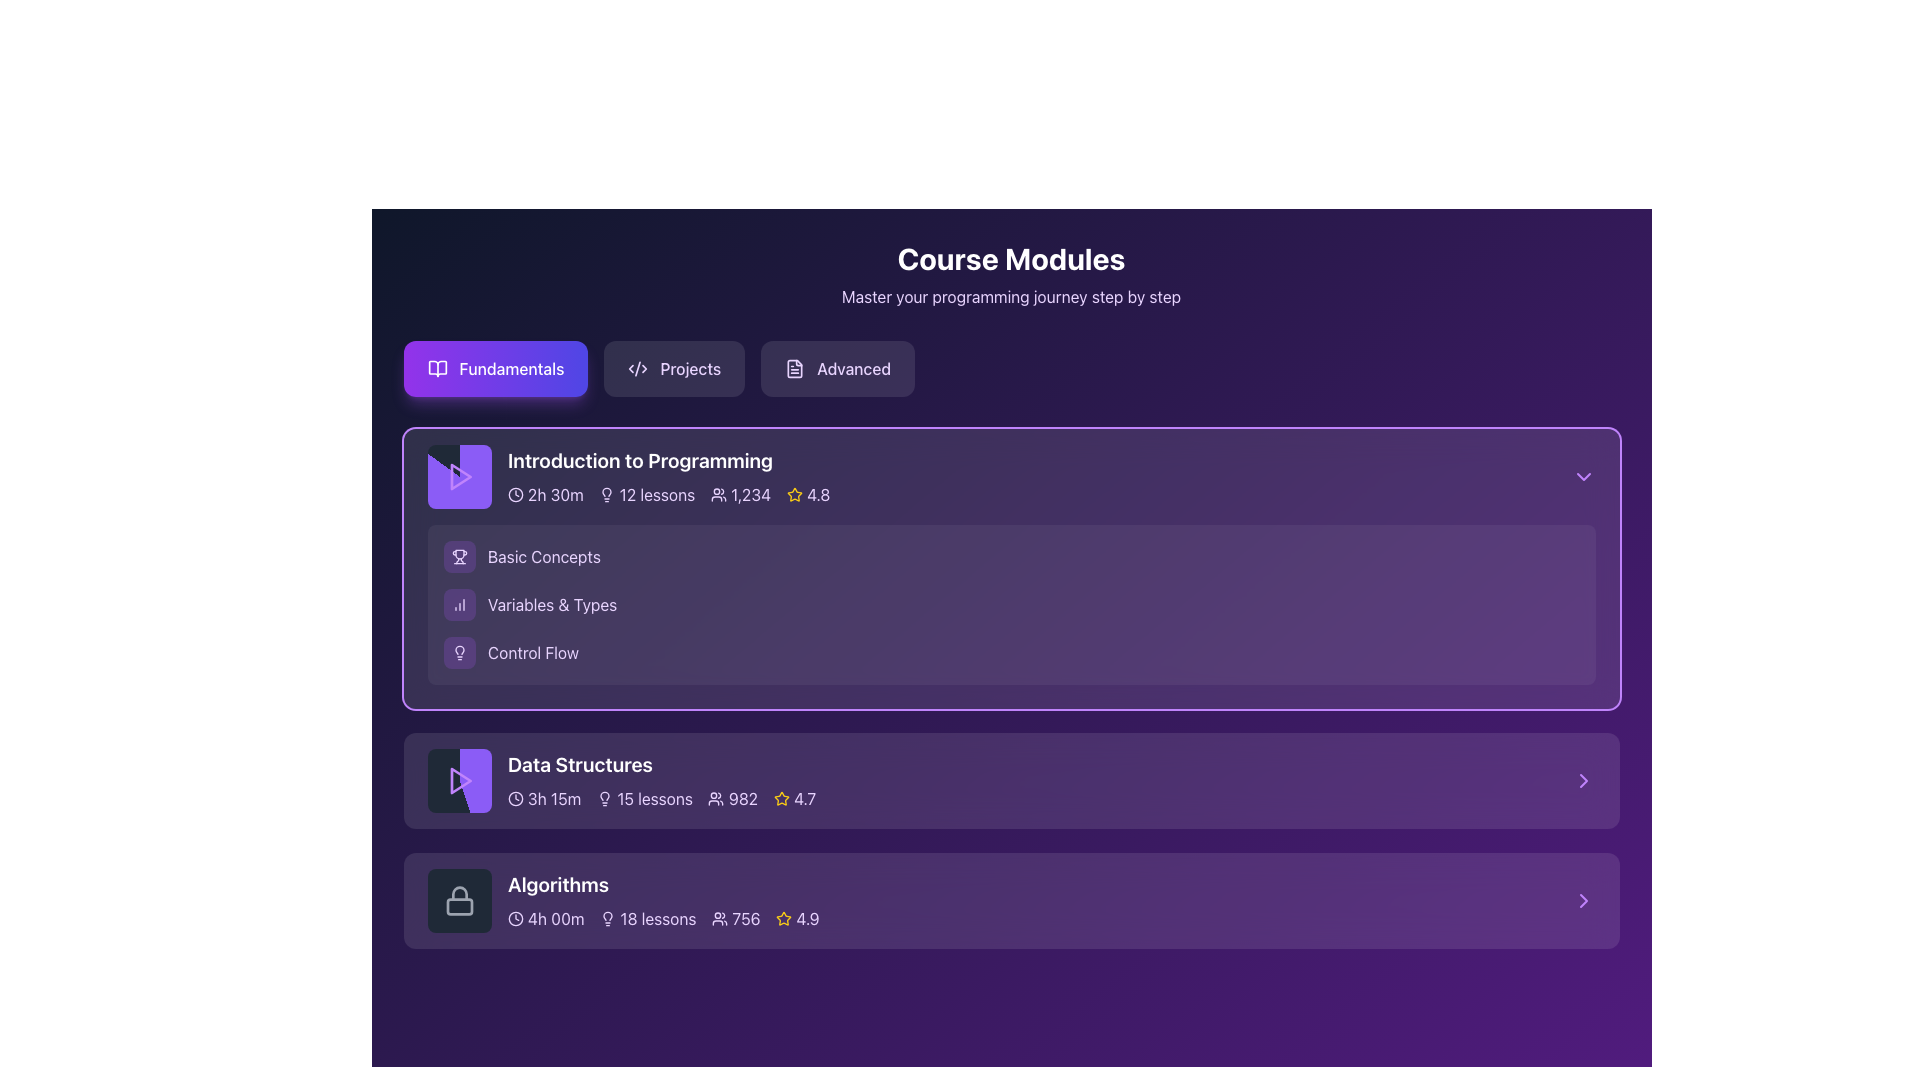 The image size is (1920, 1080). Describe the element at coordinates (637, 369) in the screenshot. I see `the coding angle bracket icon located to the left of the 'Projects' button in the top section of the UI` at that location.